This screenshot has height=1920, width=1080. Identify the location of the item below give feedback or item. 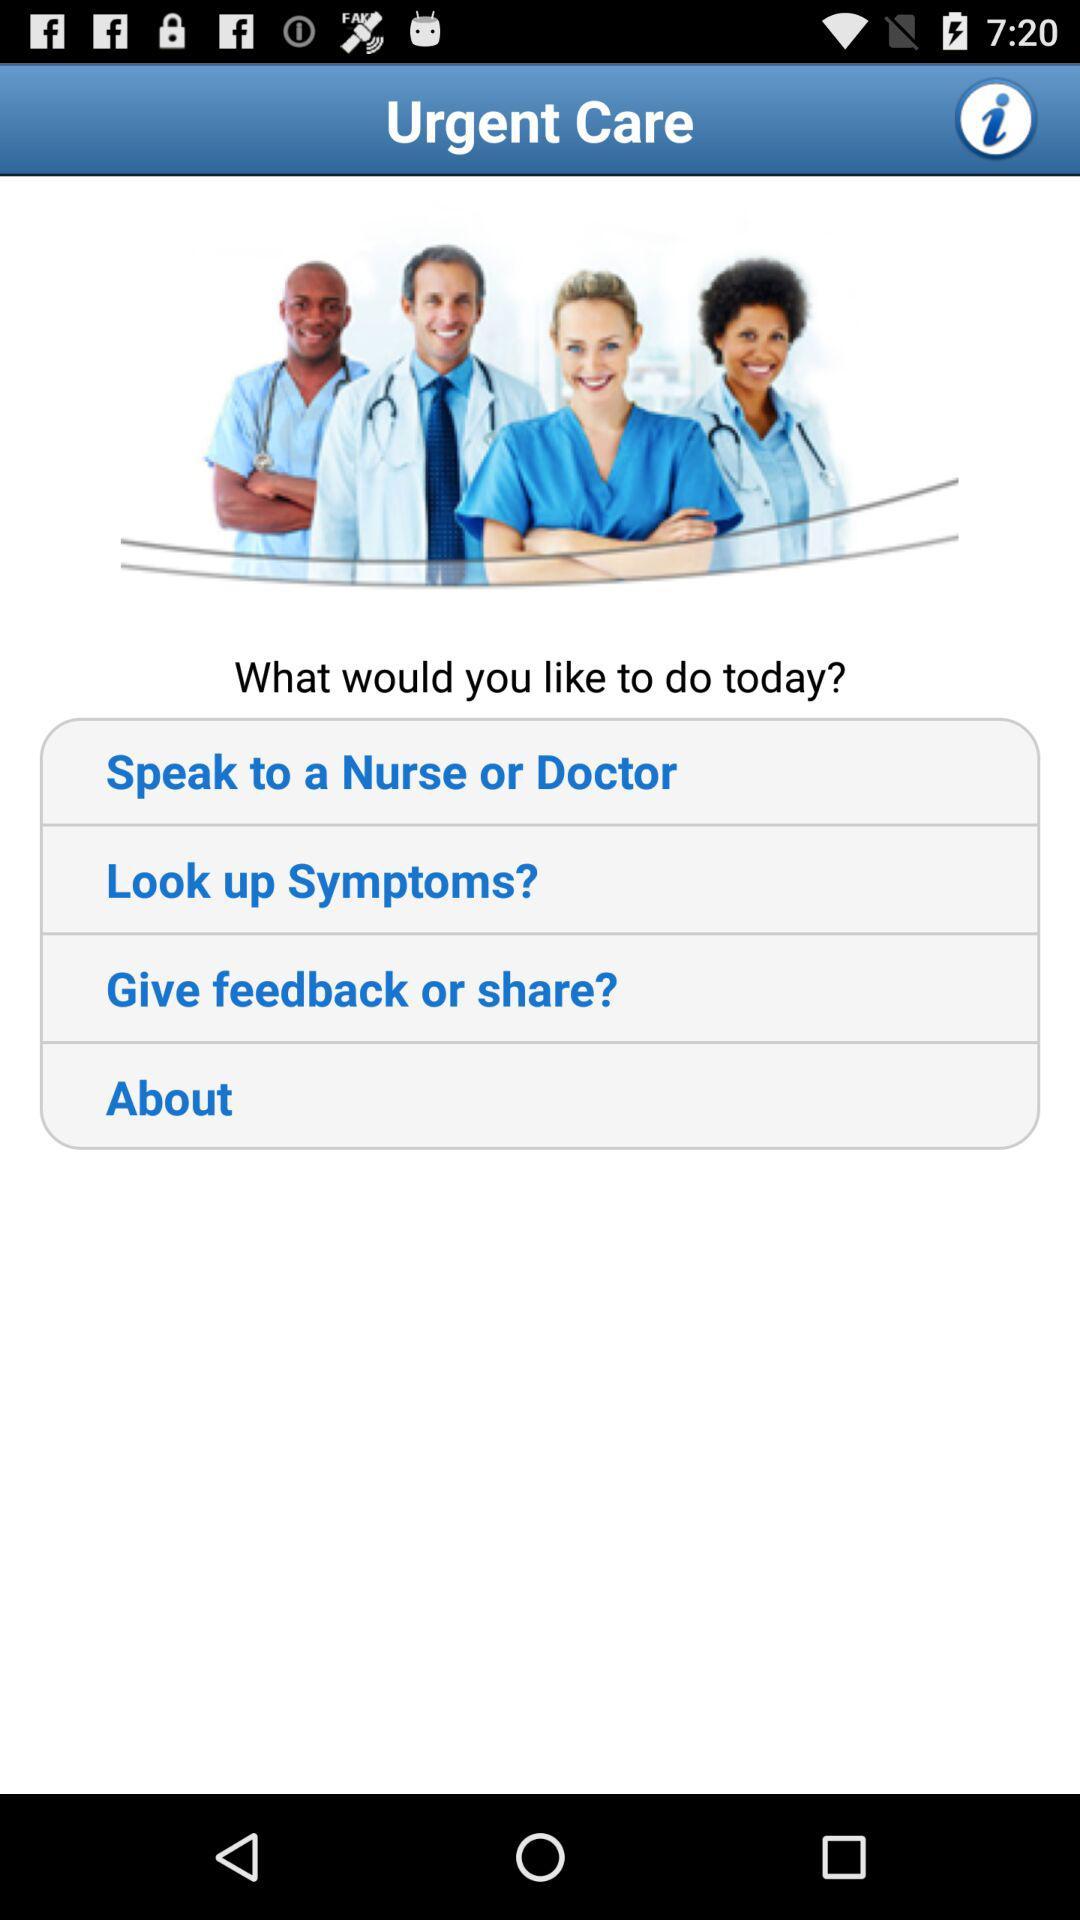
(135, 1095).